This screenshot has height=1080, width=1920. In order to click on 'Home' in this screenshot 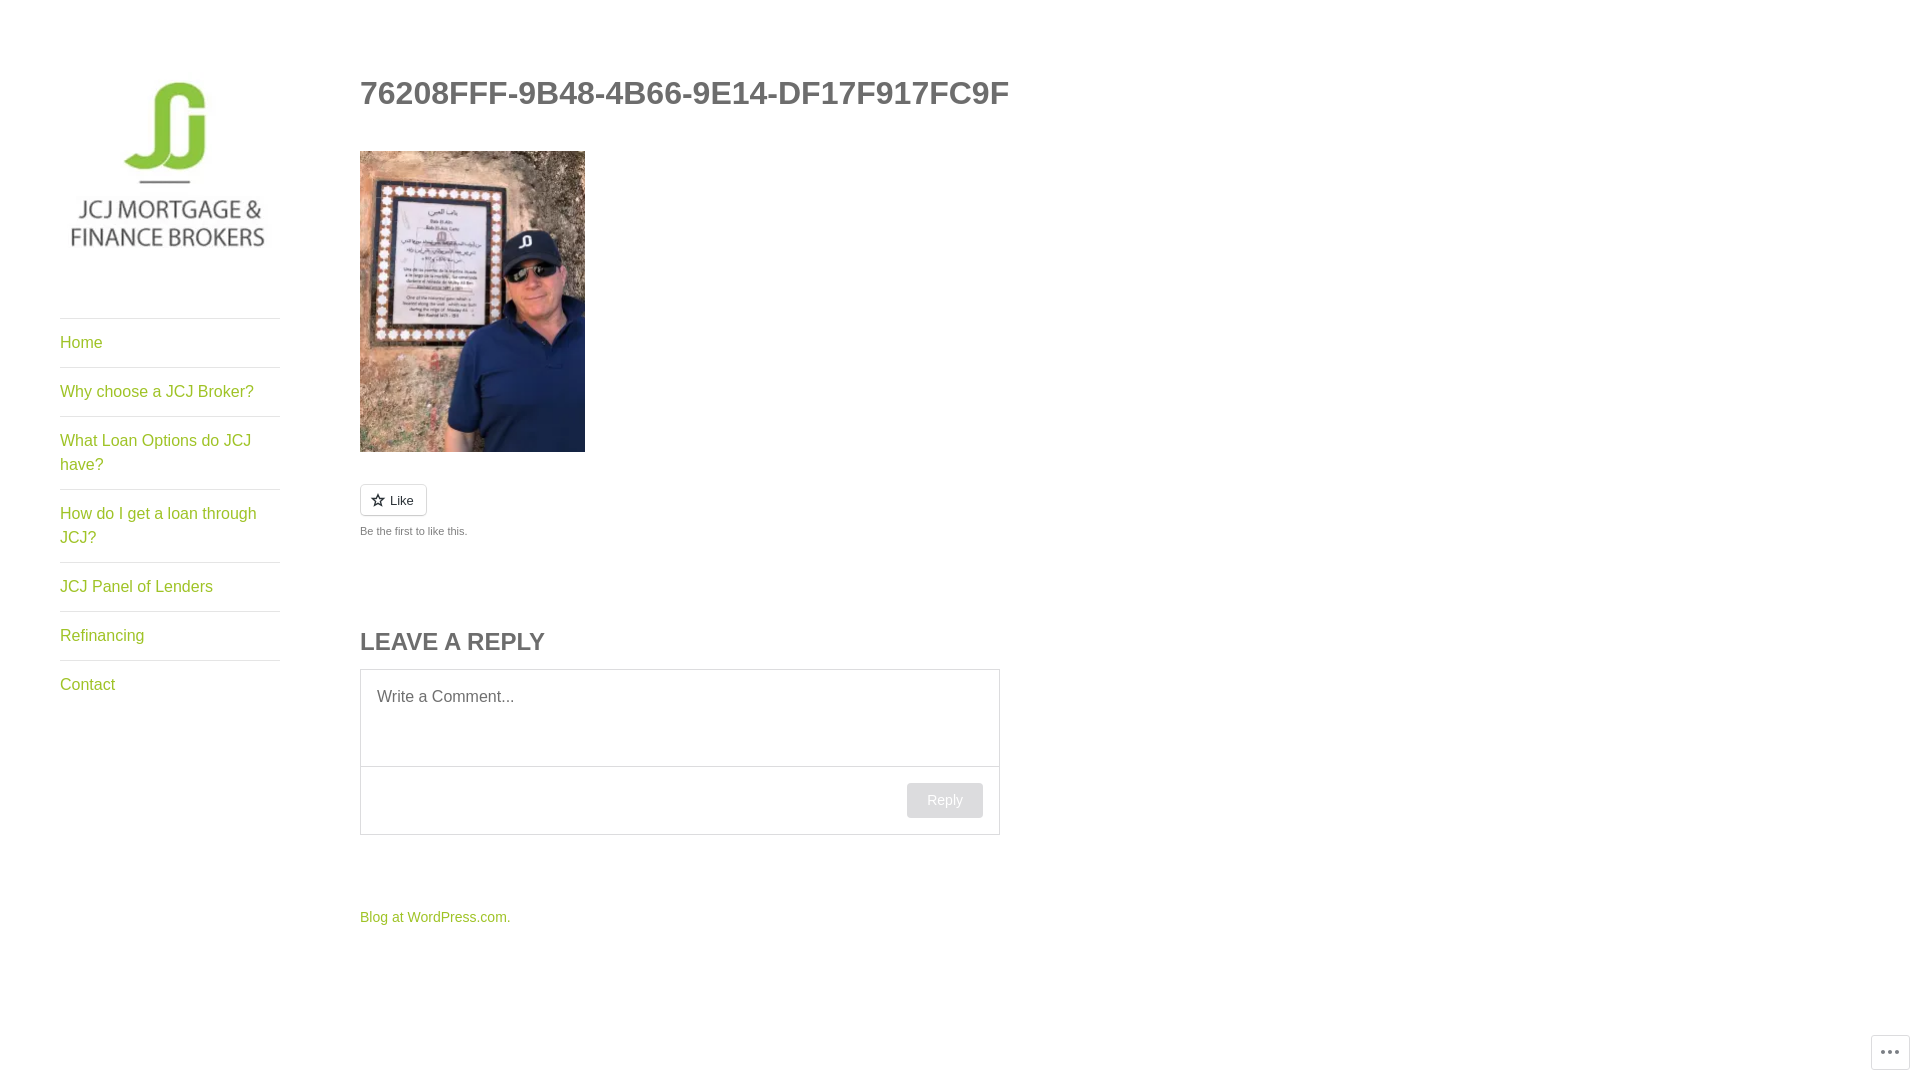, I will do `click(169, 342)`.